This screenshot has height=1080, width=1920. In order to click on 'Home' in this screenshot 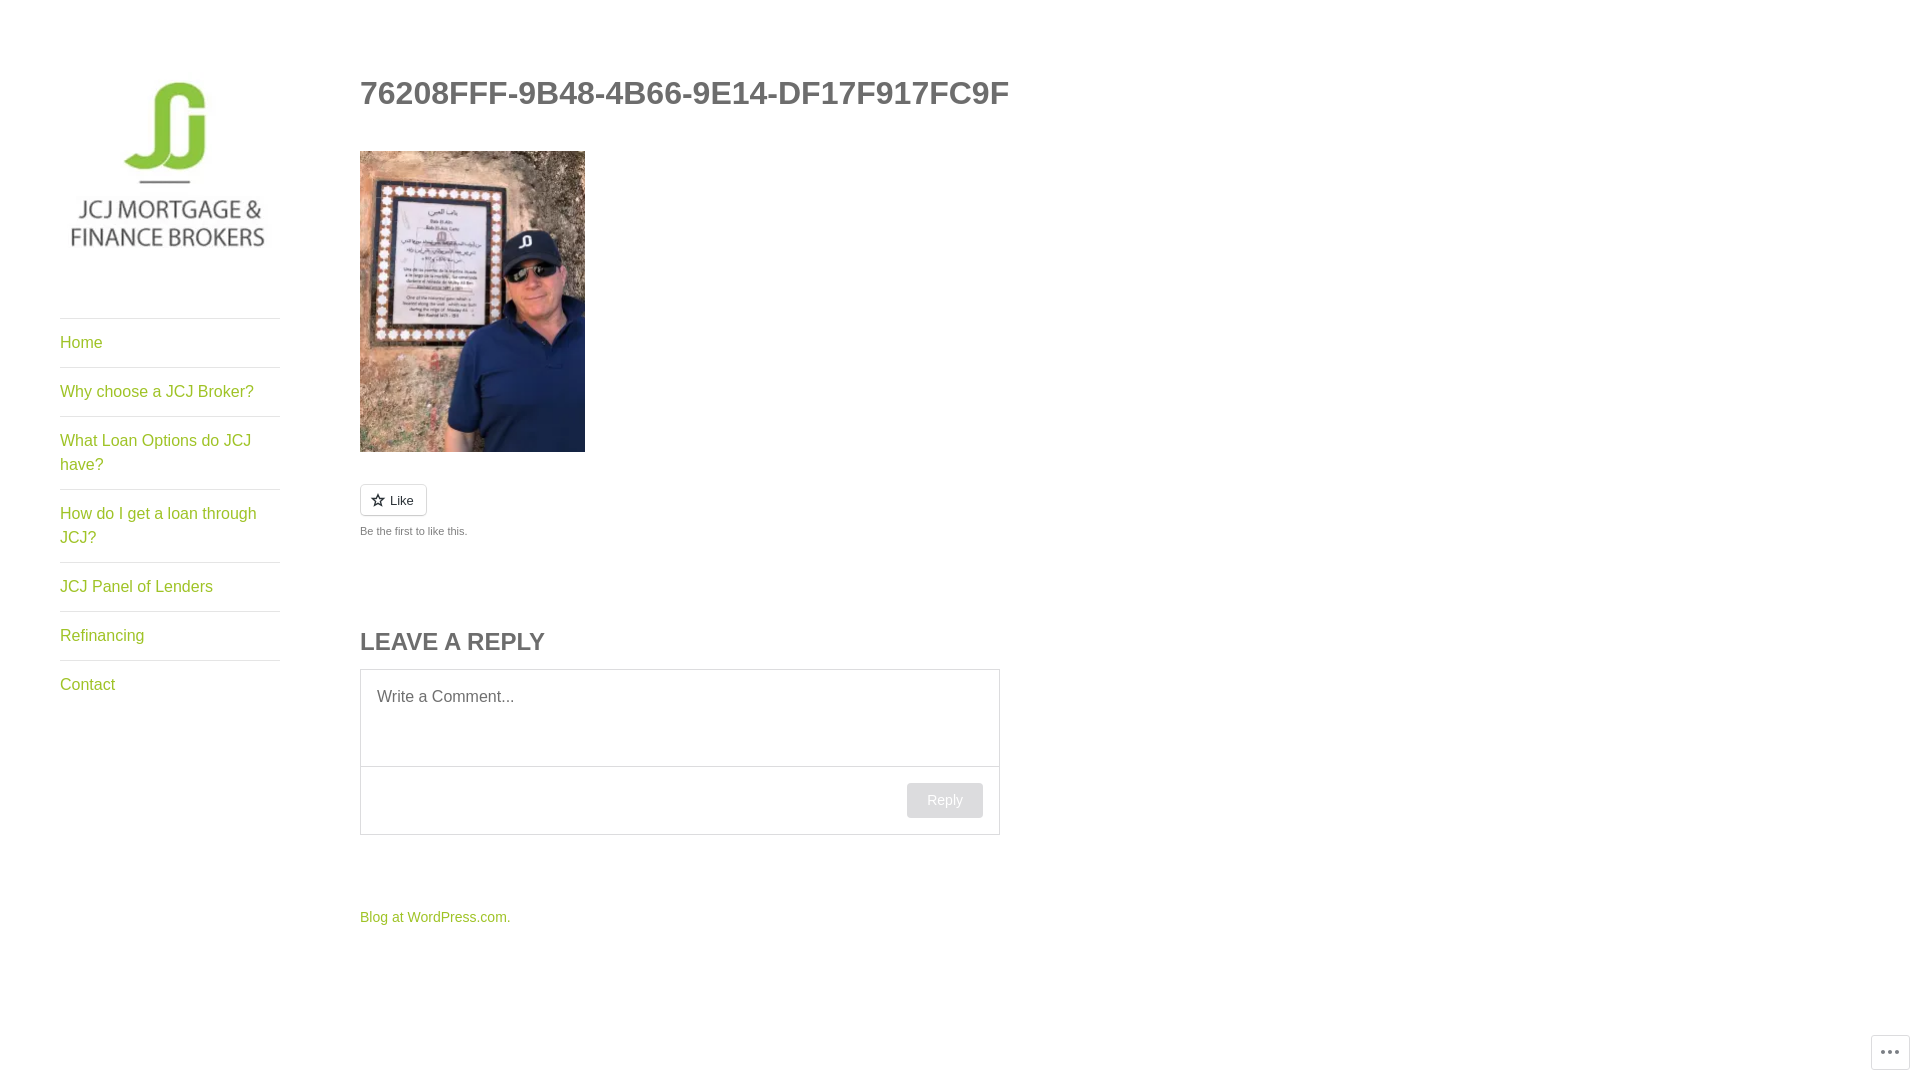, I will do `click(169, 342)`.